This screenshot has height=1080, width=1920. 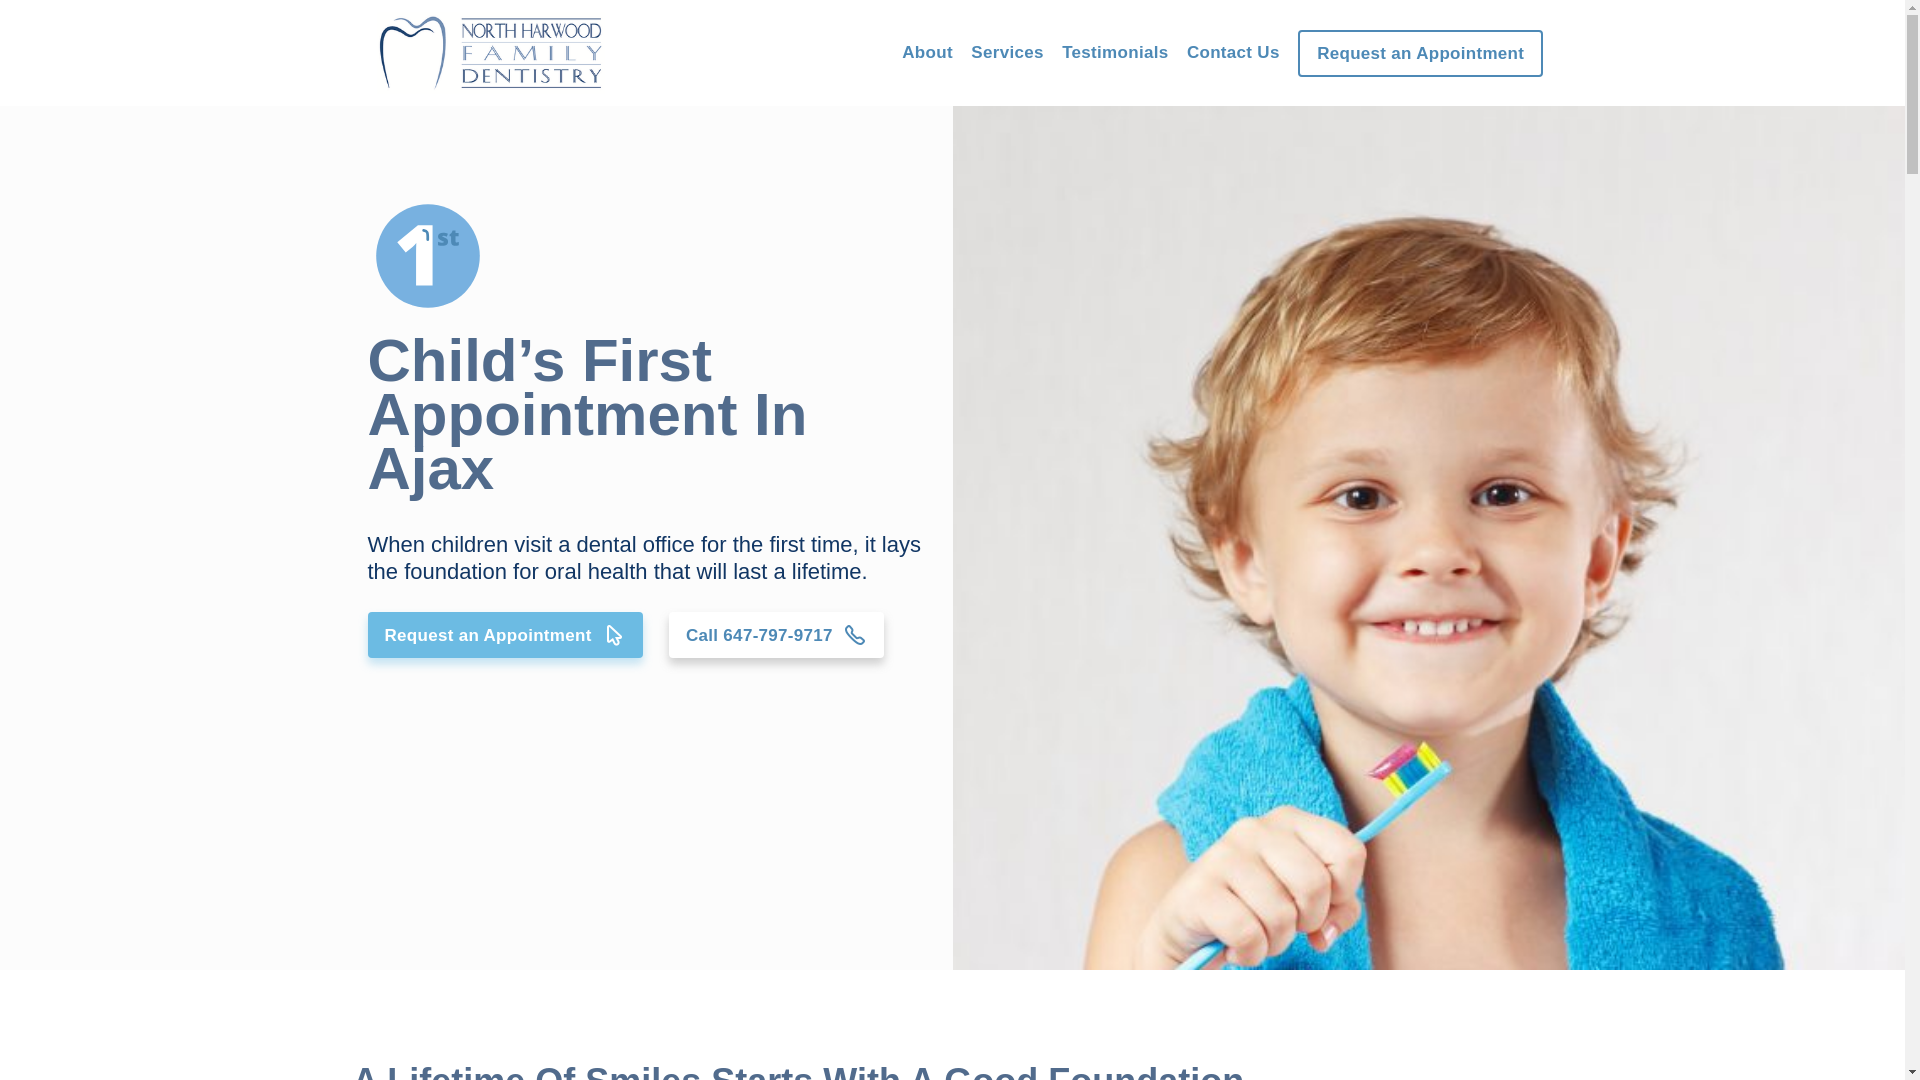 What do you see at coordinates (950, 536) in the screenshot?
I see `'North Harwood Family Dentistry - Ajax'` at bounding box center [950, 536].